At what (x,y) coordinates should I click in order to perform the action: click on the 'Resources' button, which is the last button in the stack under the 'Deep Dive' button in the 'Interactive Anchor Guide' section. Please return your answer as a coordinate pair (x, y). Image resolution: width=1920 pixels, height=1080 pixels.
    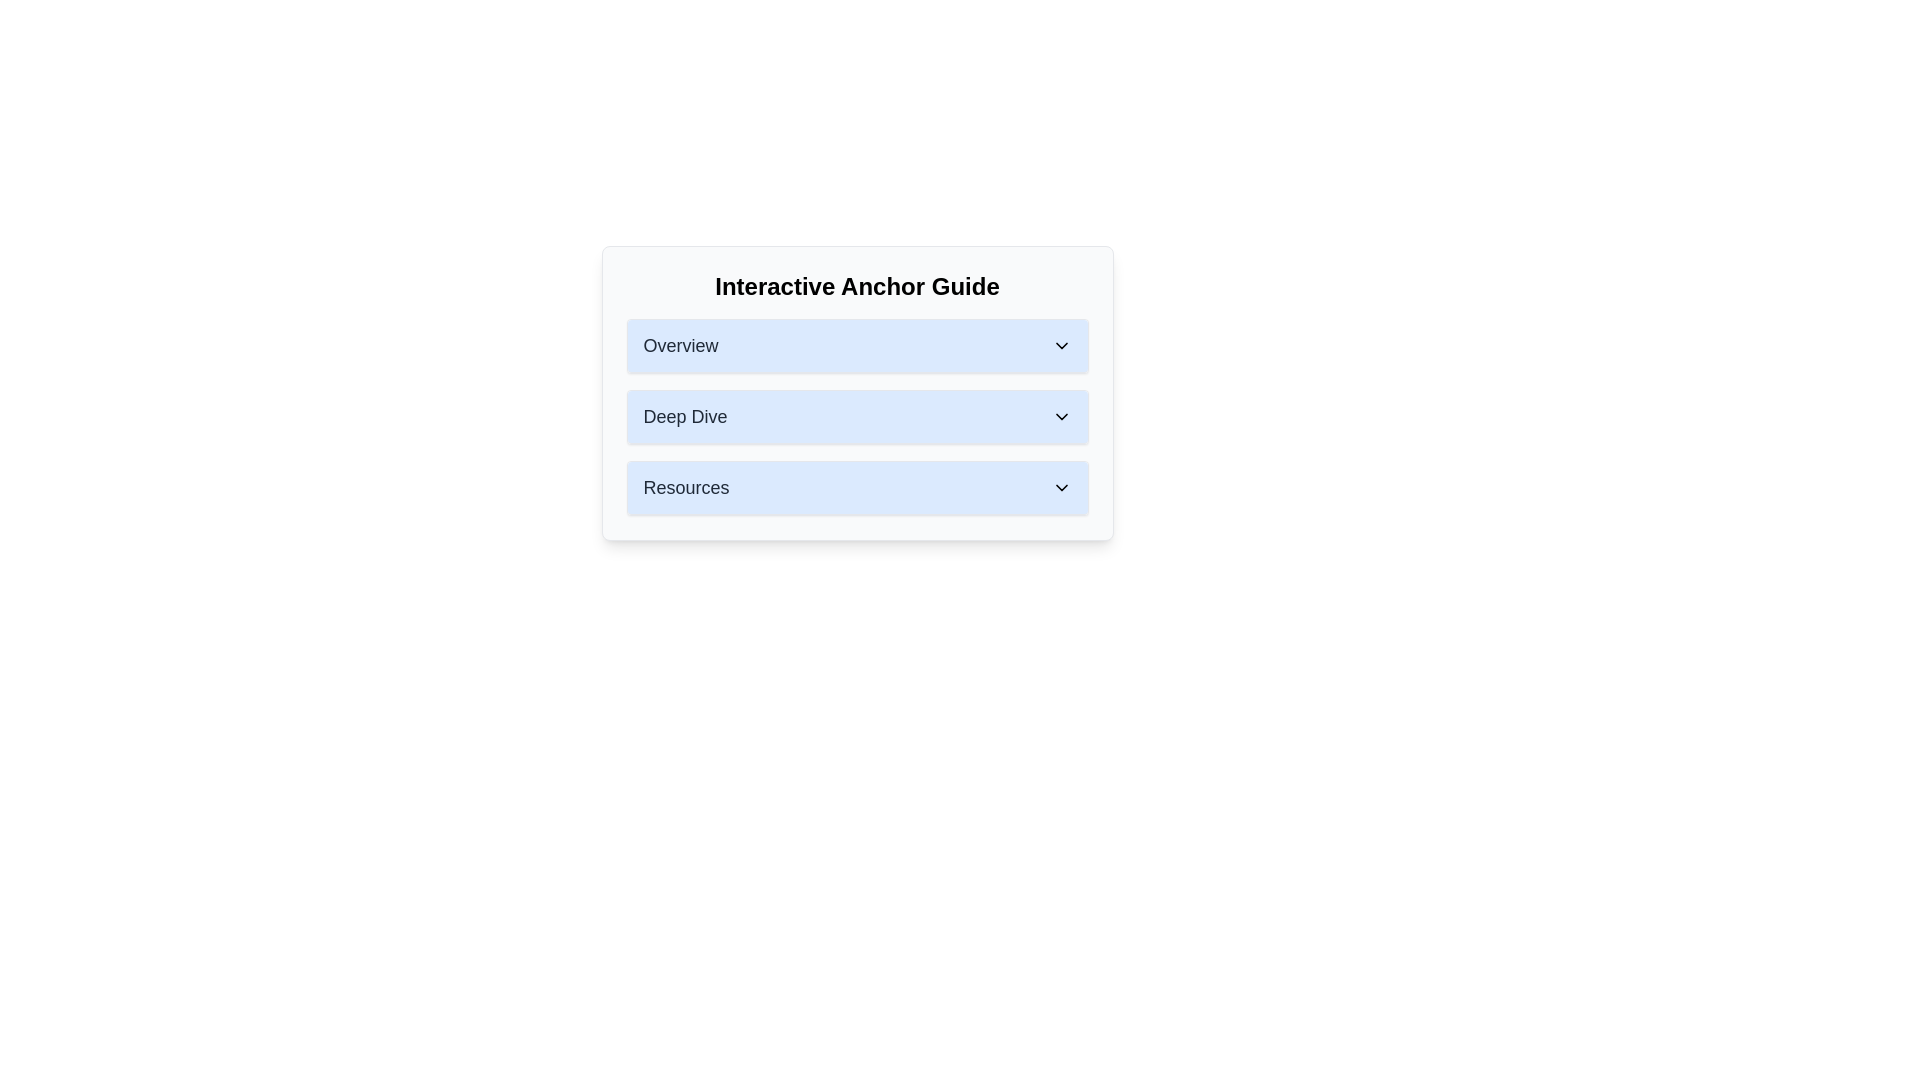
    Looking at the image, I should click on (857, 488).